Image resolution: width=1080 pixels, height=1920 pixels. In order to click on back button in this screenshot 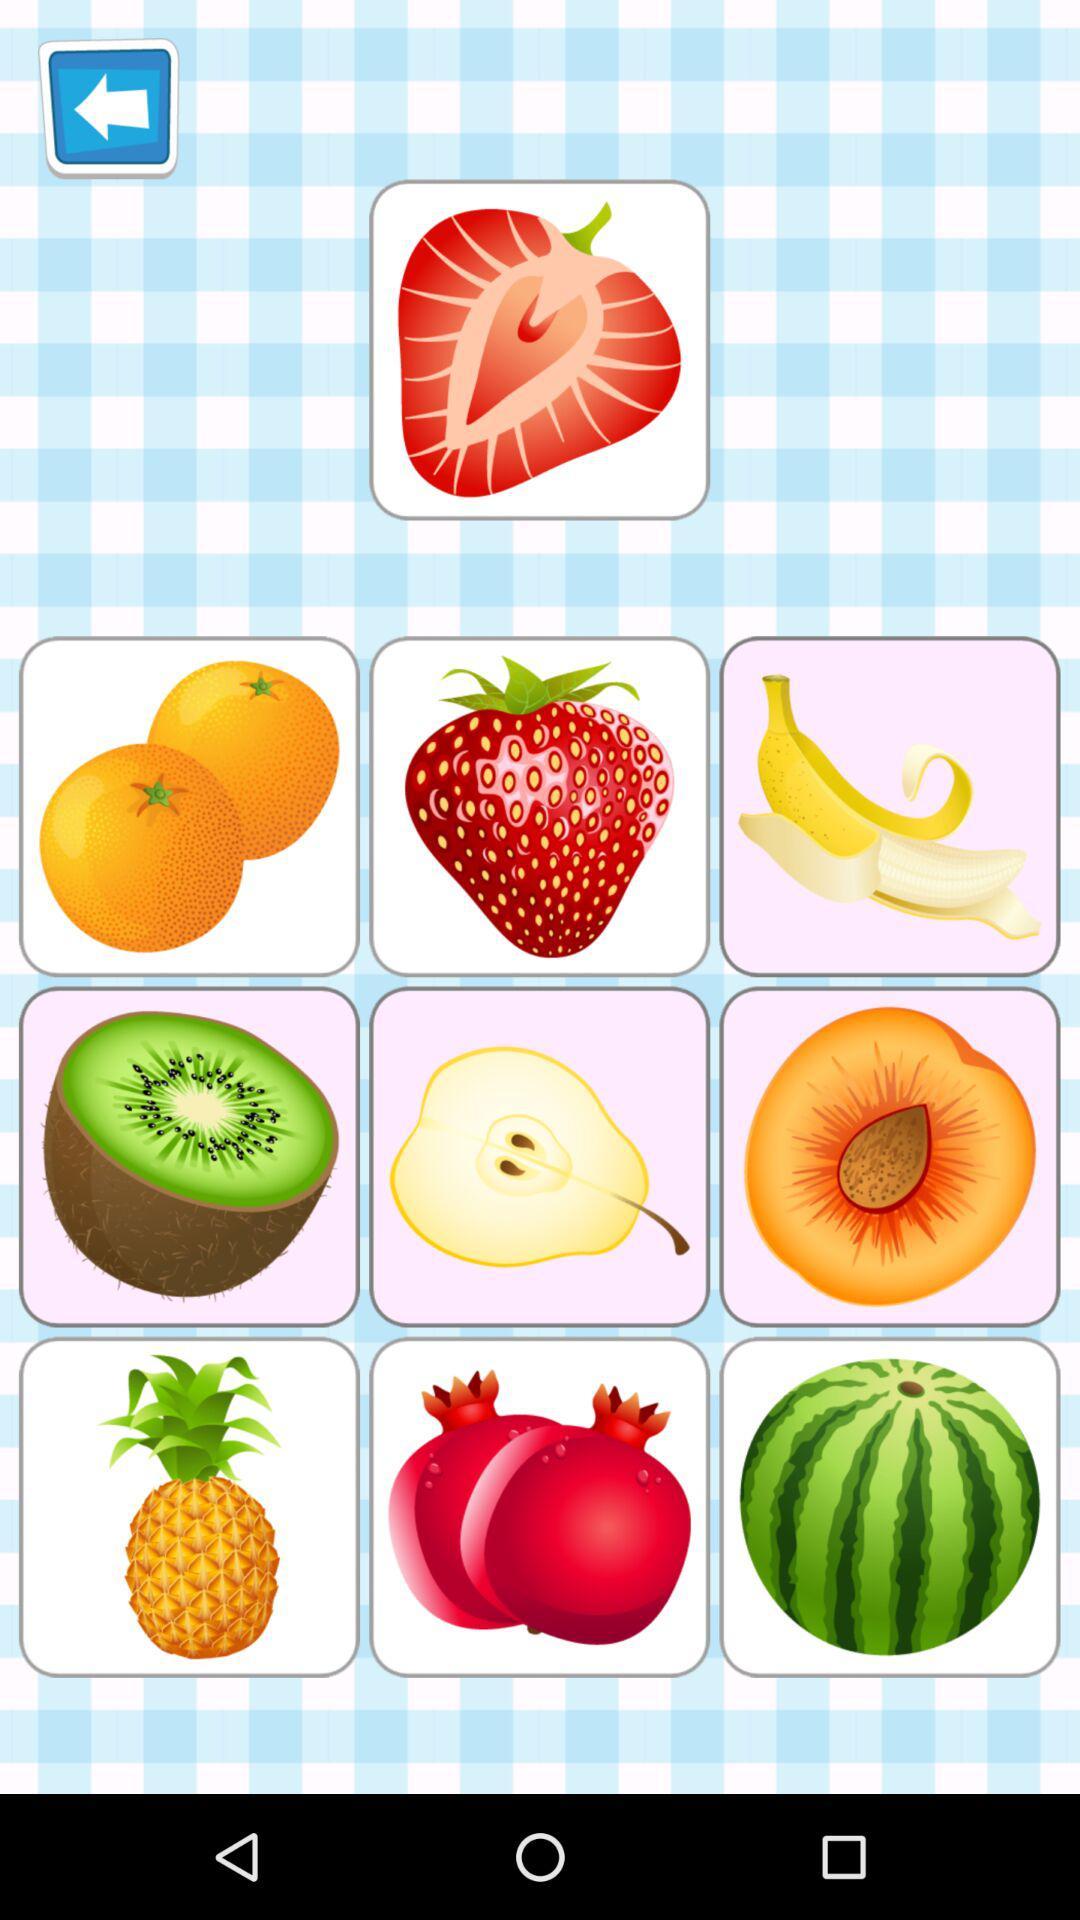, I will do `click(108, 107)`.